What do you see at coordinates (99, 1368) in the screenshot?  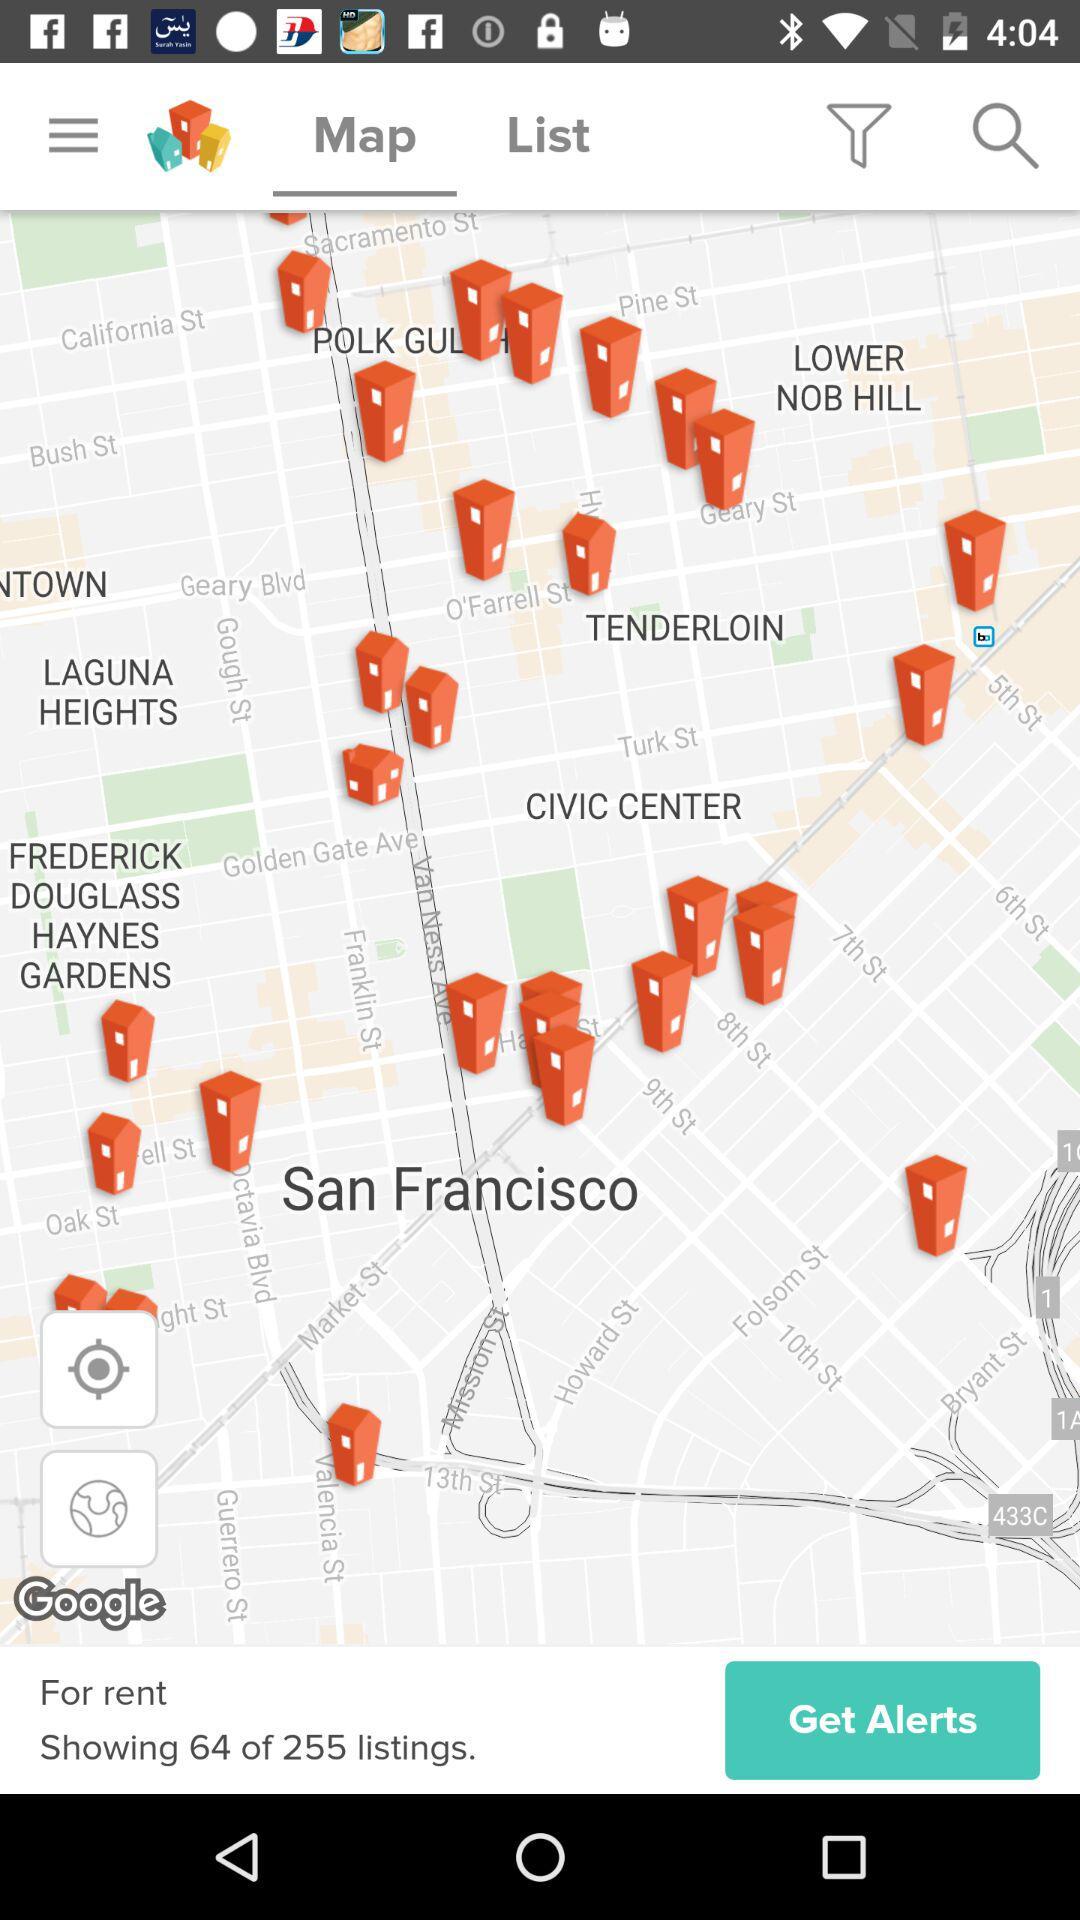 I see `my location` at bounding box center [99, 1368].